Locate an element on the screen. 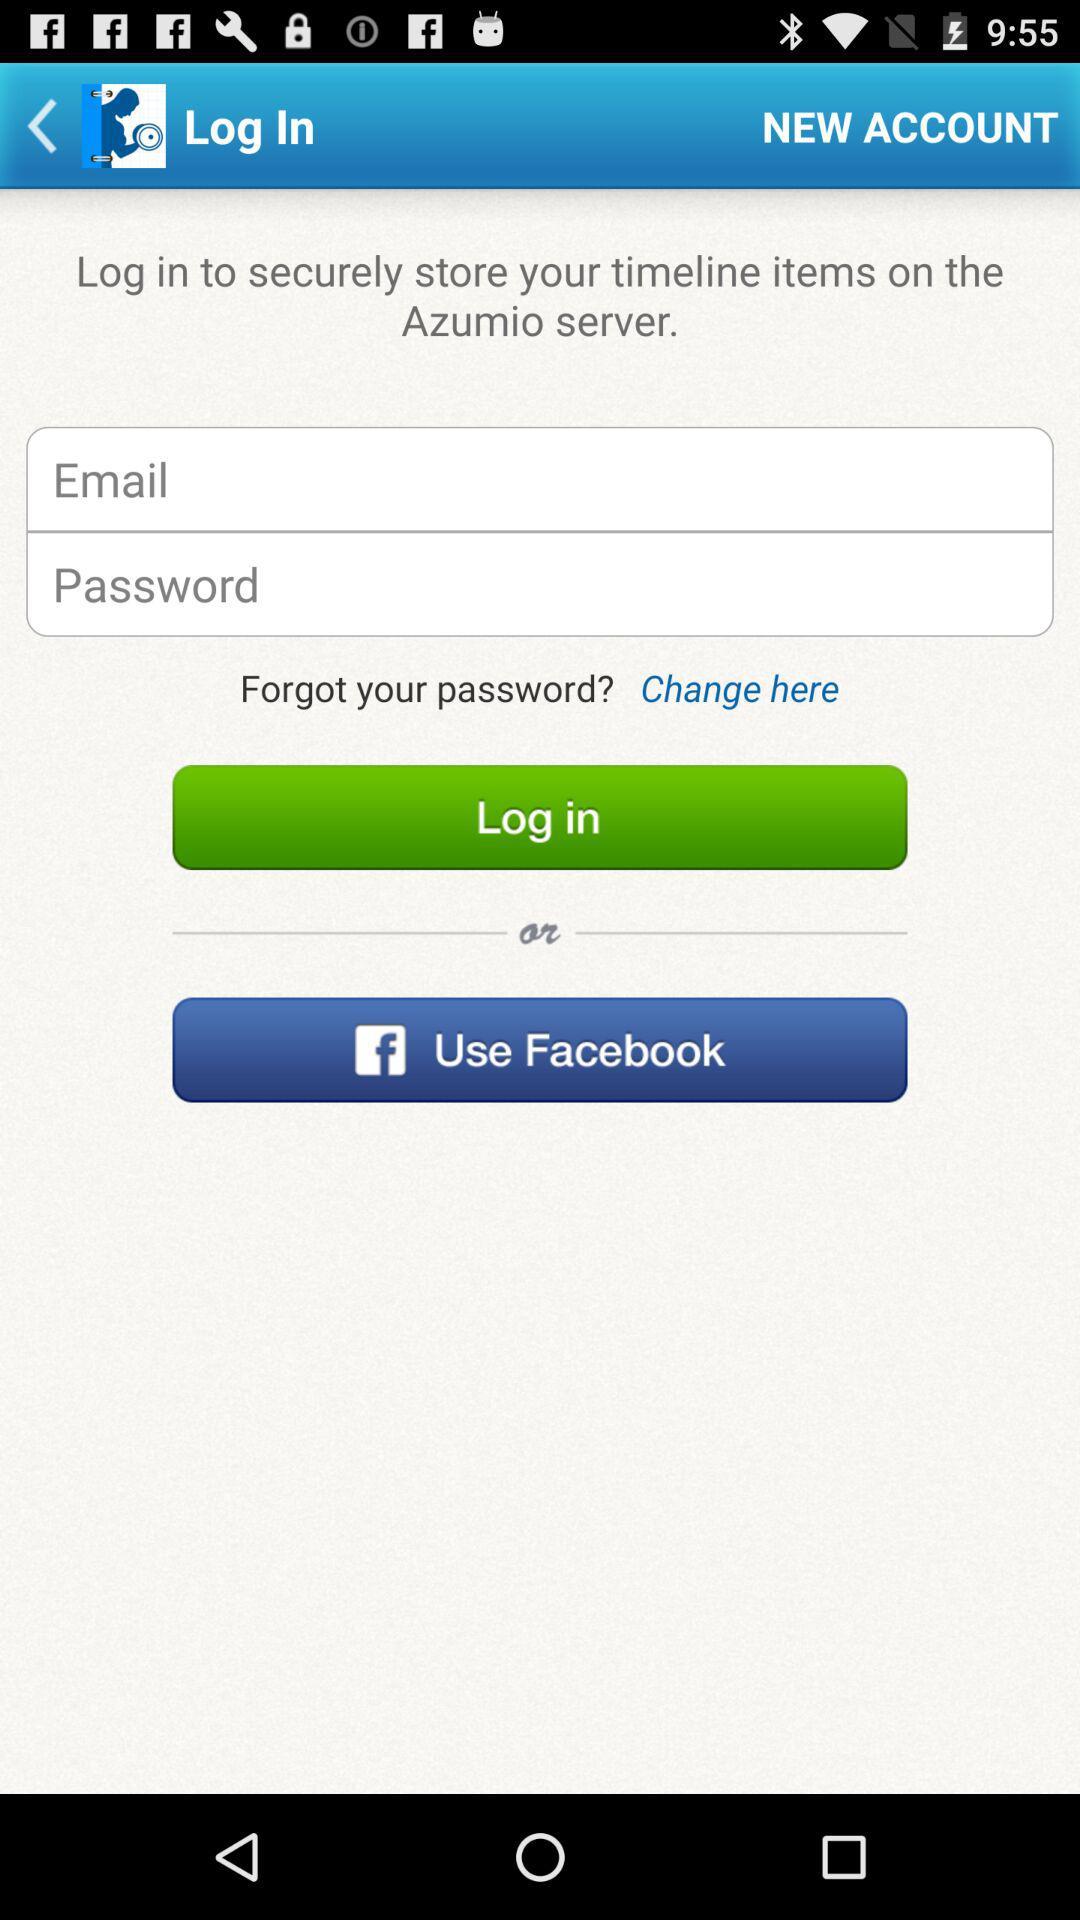  icon to the right of the log in icon is located at coordinates (910, 124).